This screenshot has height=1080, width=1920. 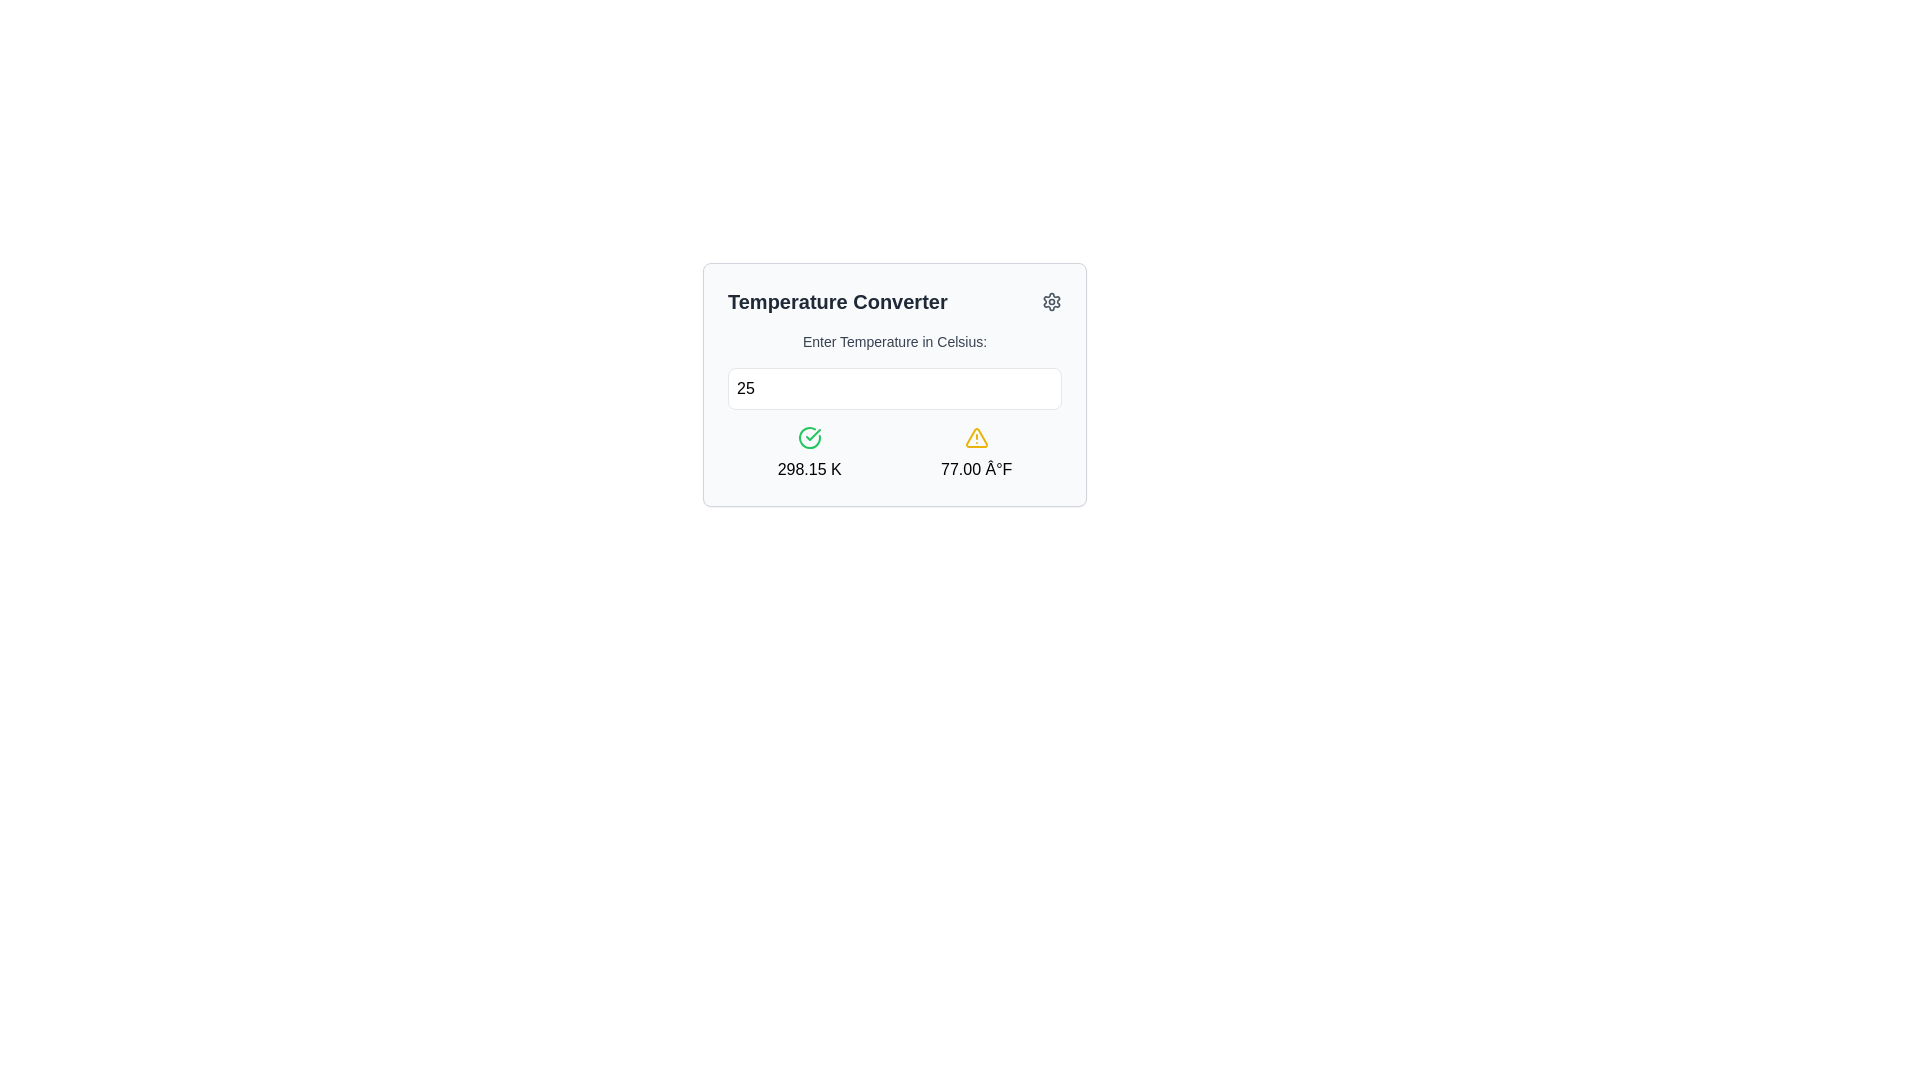 I want to click on the temperature display label showing temperature in Kelvin, which is positioned beneath a checkmark icon and a warning icon in the temperature conversion interface, so click(x=809, y=470).